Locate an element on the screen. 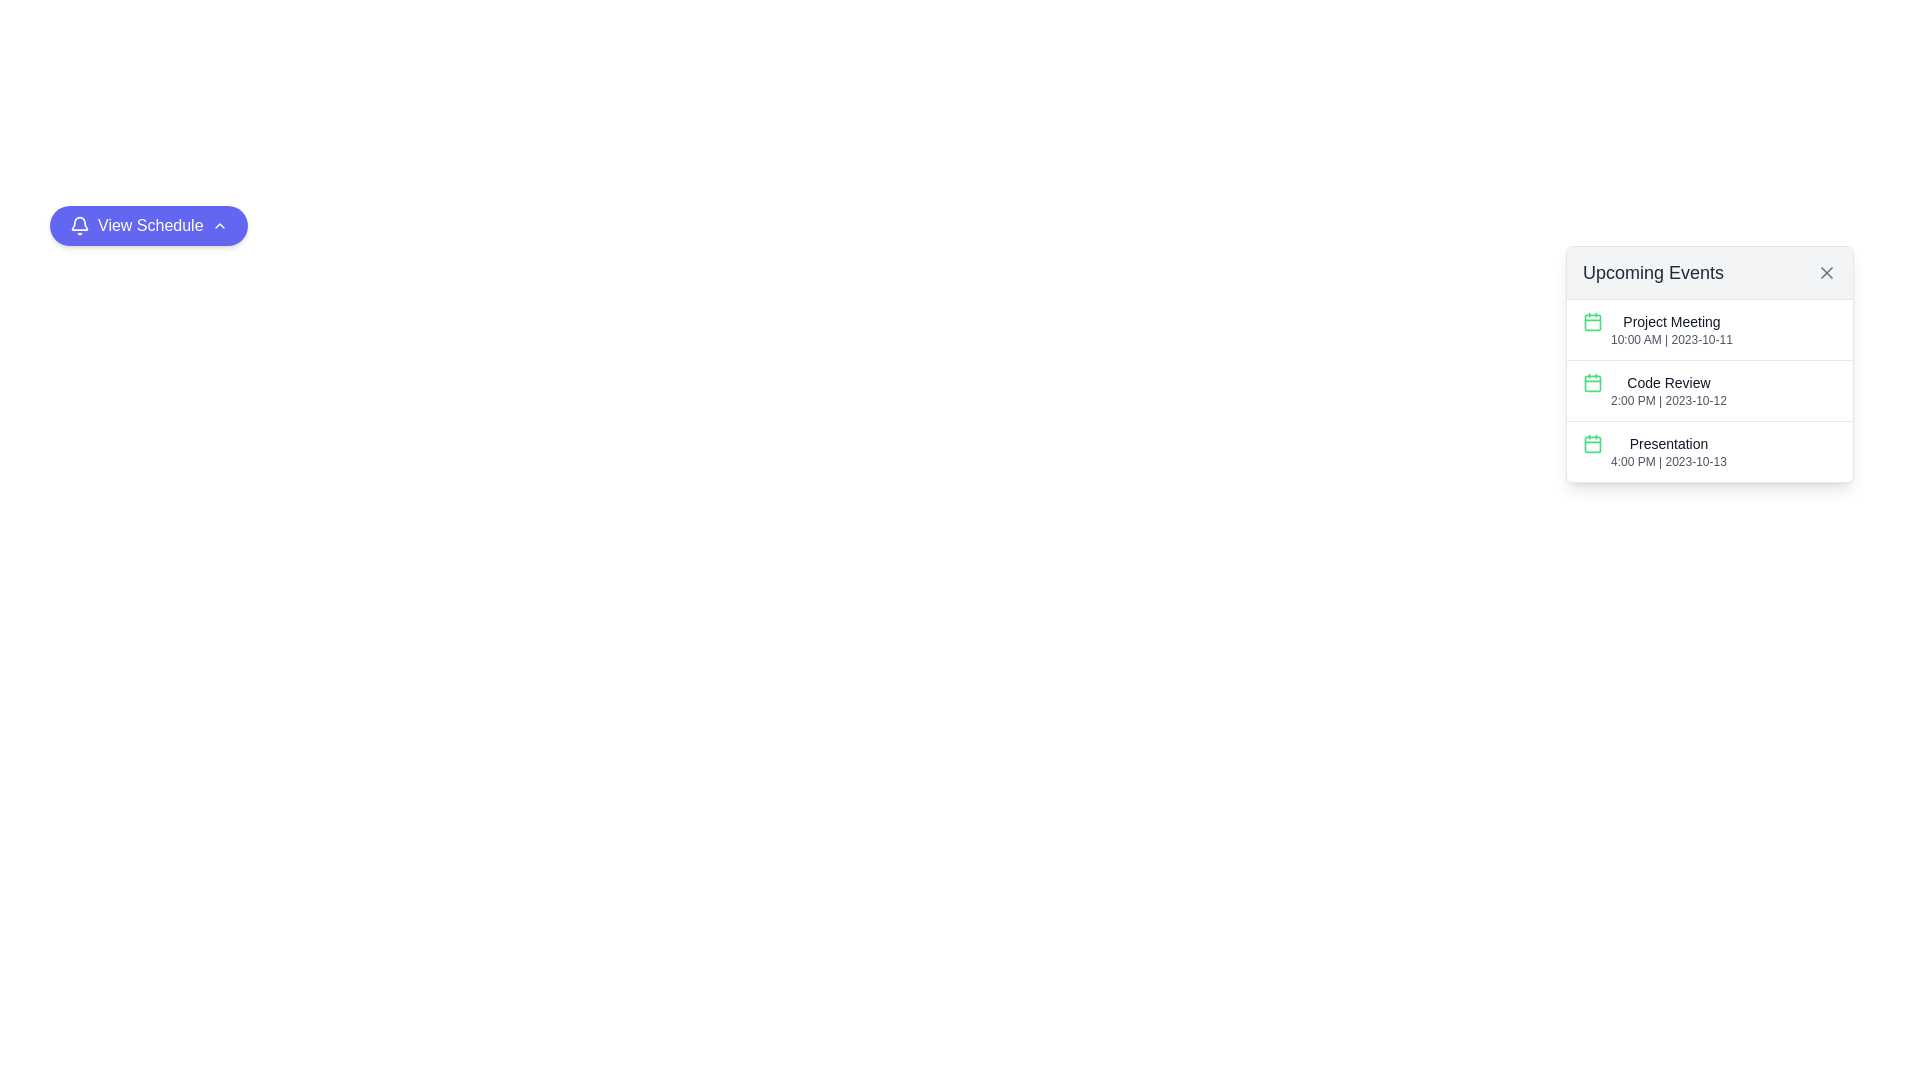  the text displaying '10:00 AM | 2023-10-11', which is located beneath the main title 'Project Meeting' in the 'Upcoming Events' section is located at coordinates (1671, 338).